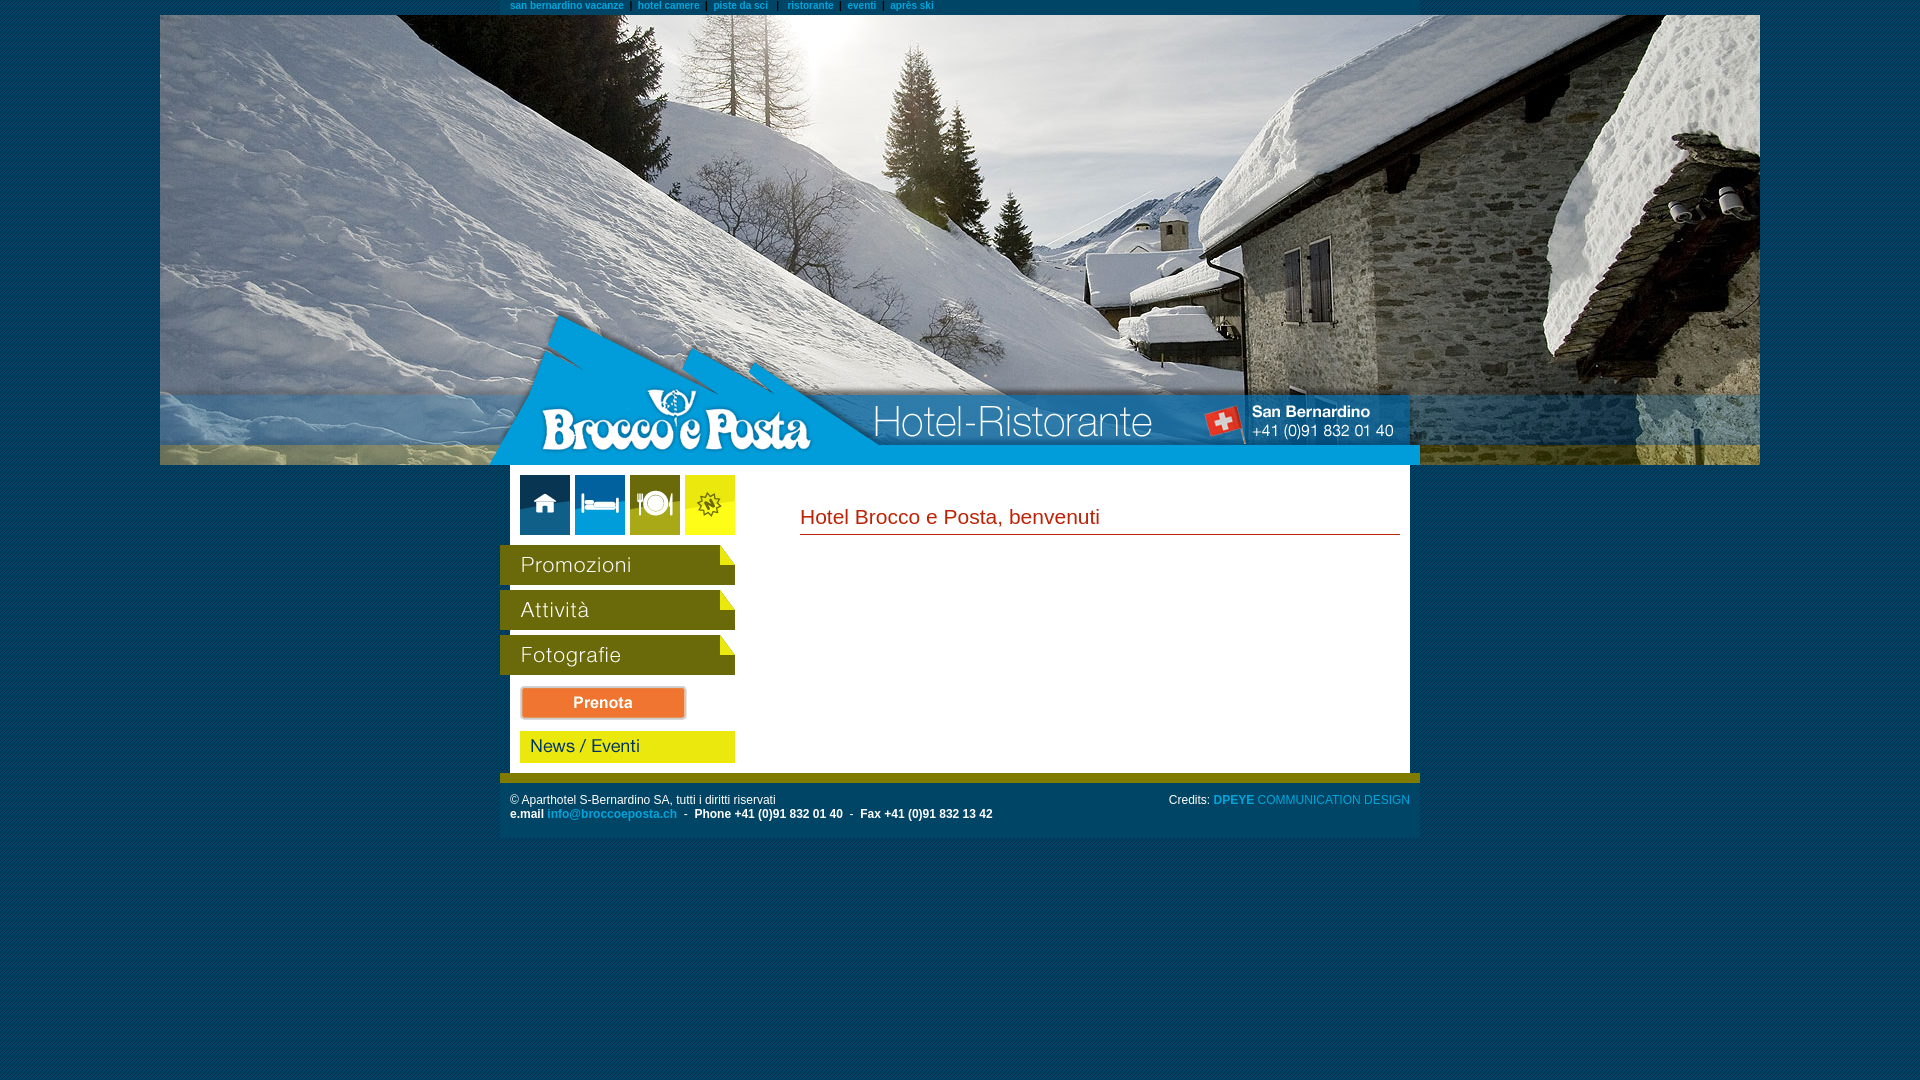 The image size is (1920, 1080). Describe the element at coordinates (611, 655) in the screenshot. I see `'Fotograzie brocco'` at that location.